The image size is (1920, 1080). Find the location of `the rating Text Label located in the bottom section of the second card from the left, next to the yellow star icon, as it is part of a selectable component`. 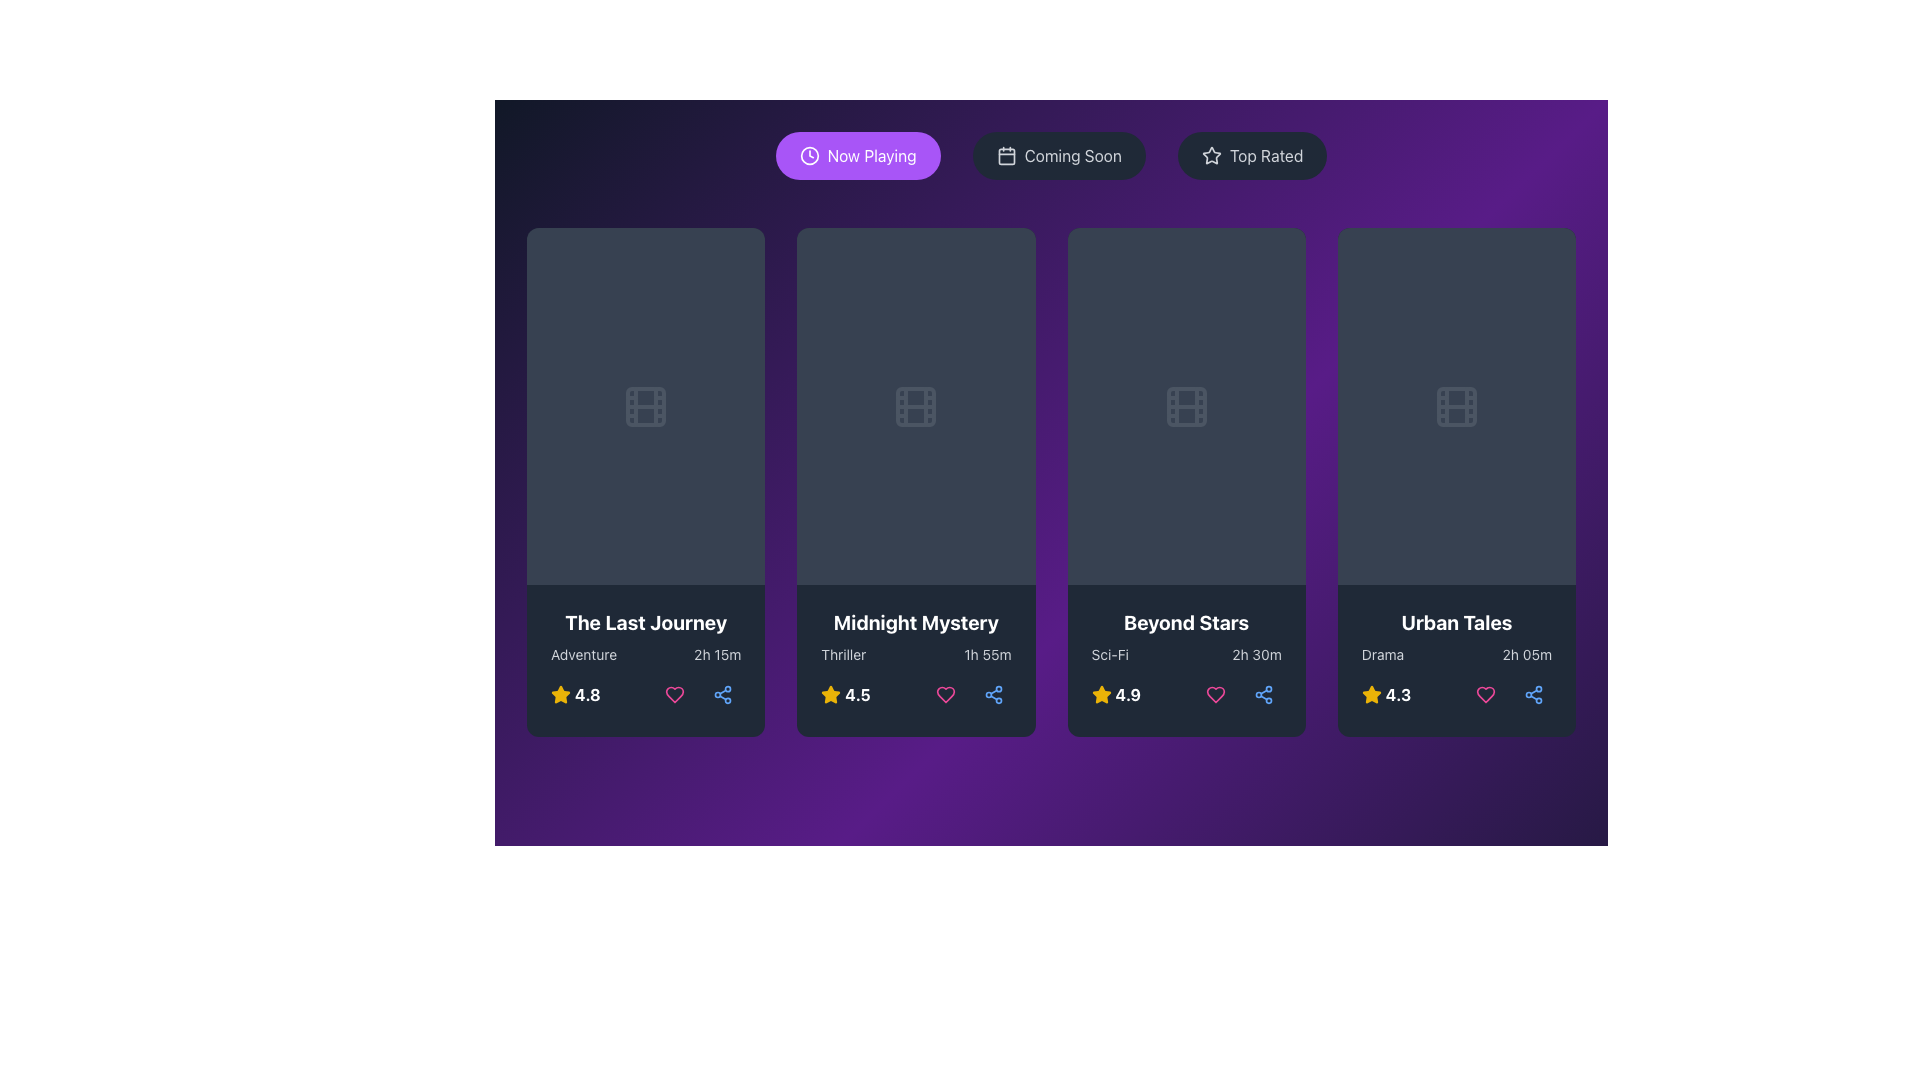

the rating Text Label located in the bottom section of the second card from the left, next to the yellow star icon, as it is part of a selectable component is located at coordinates (858, 694).